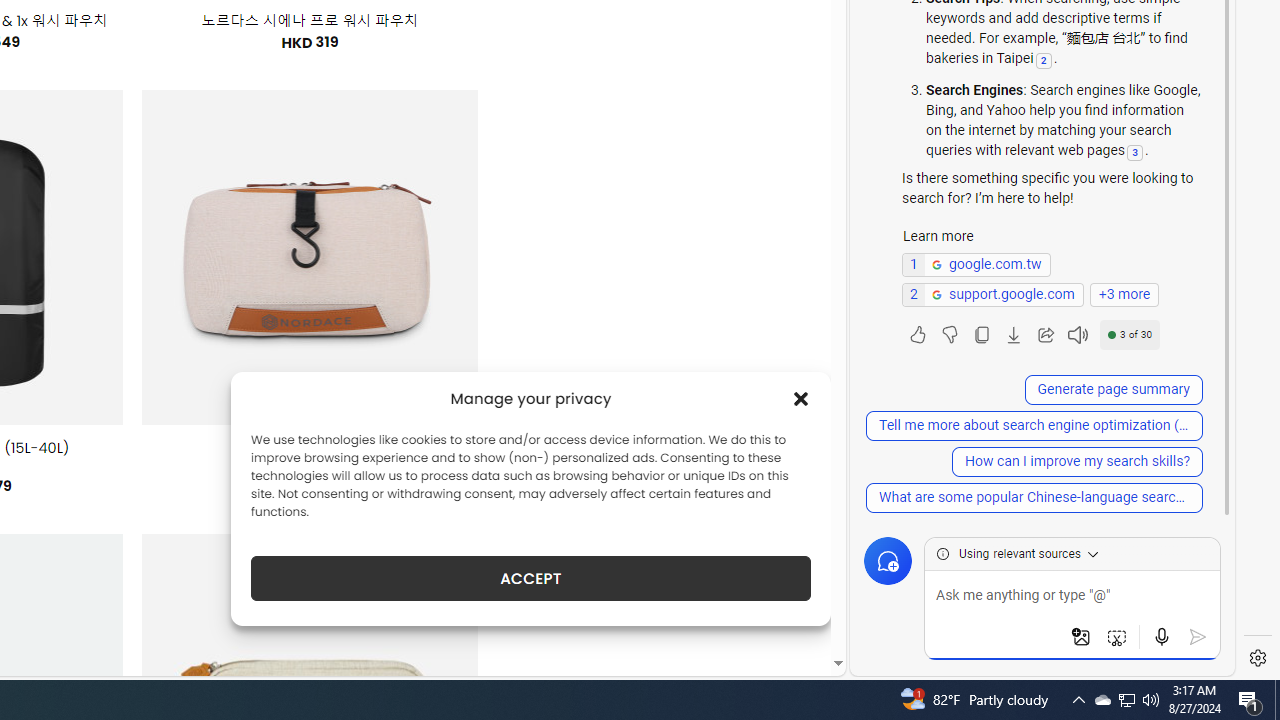 The height and width of the screenshot is (720, 1280). Describe the element at coordinates (531, 578) in the screenshot. I see `'ACCEPT'` at that location.